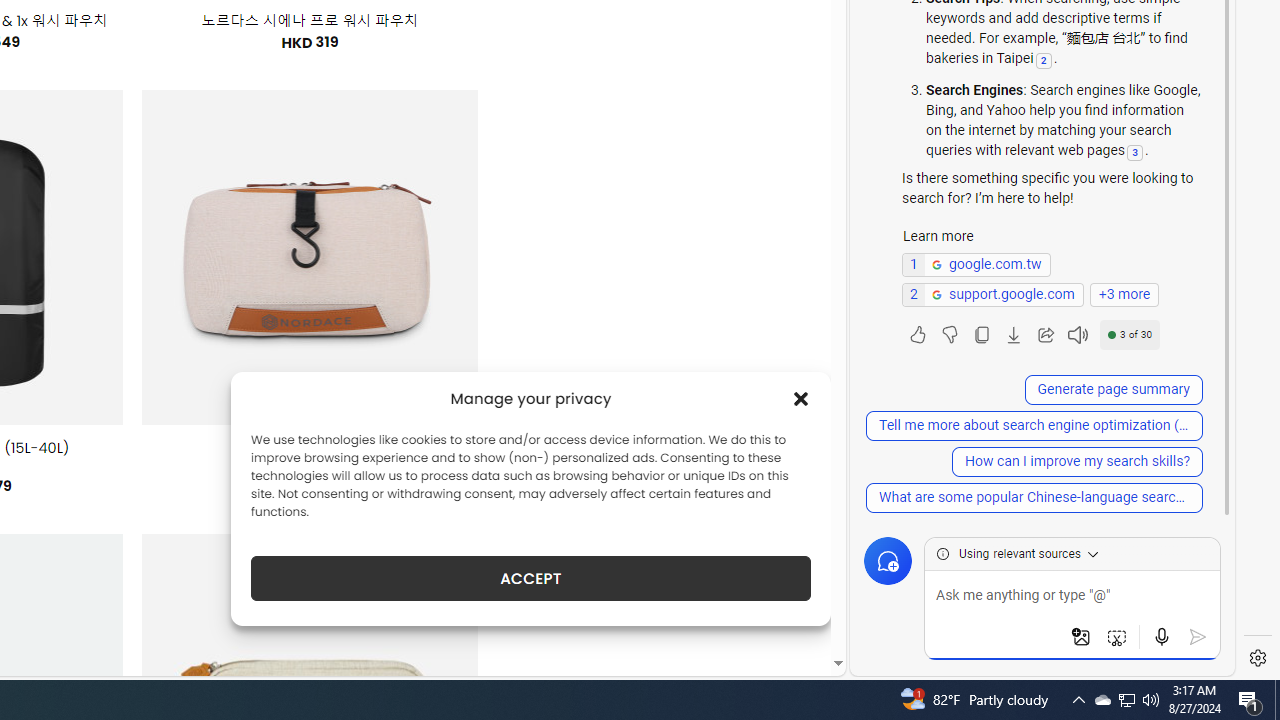 The height and width of the screenshot is (720, 1280). Describe the element at coordinates (531, 578) in the screenshot. I see `'ACCEPT'` at that location.